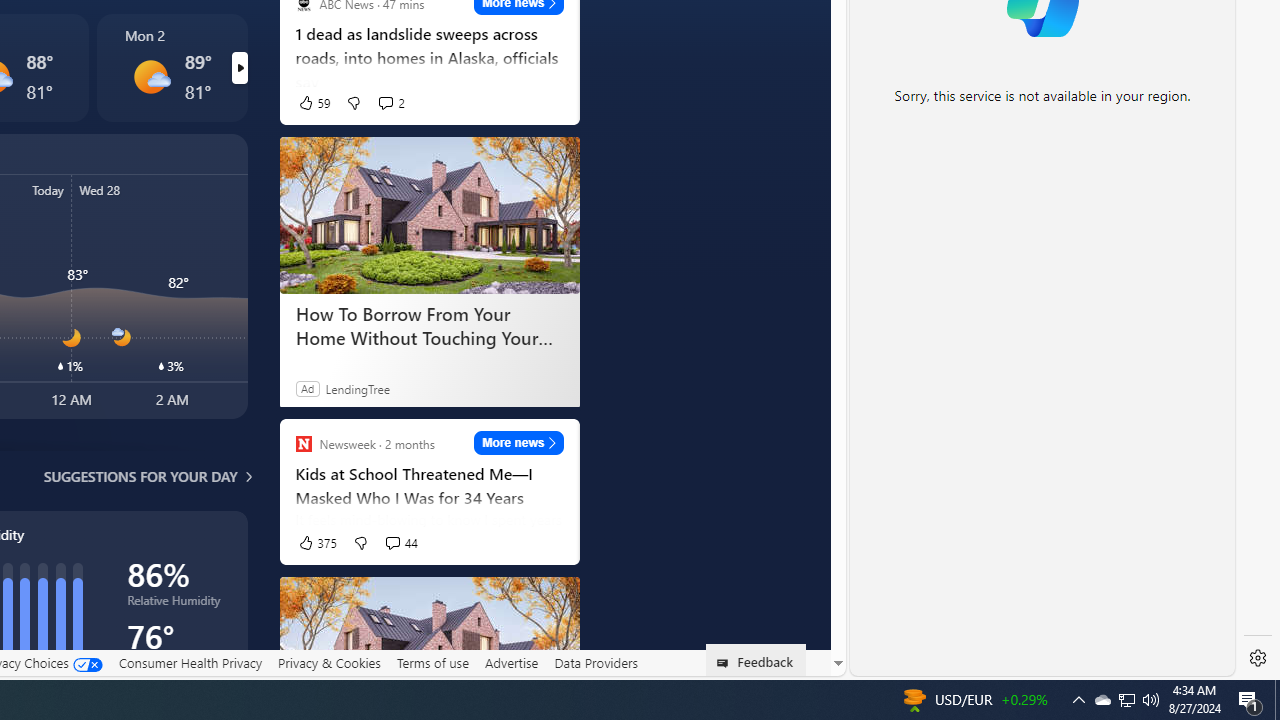 Image resolution: width=1280 pixels, height=720 pixels. What do you see at coordinates (306, 388) in the screenshot?
I see `'Ad'` at bounding box center [306, 388].